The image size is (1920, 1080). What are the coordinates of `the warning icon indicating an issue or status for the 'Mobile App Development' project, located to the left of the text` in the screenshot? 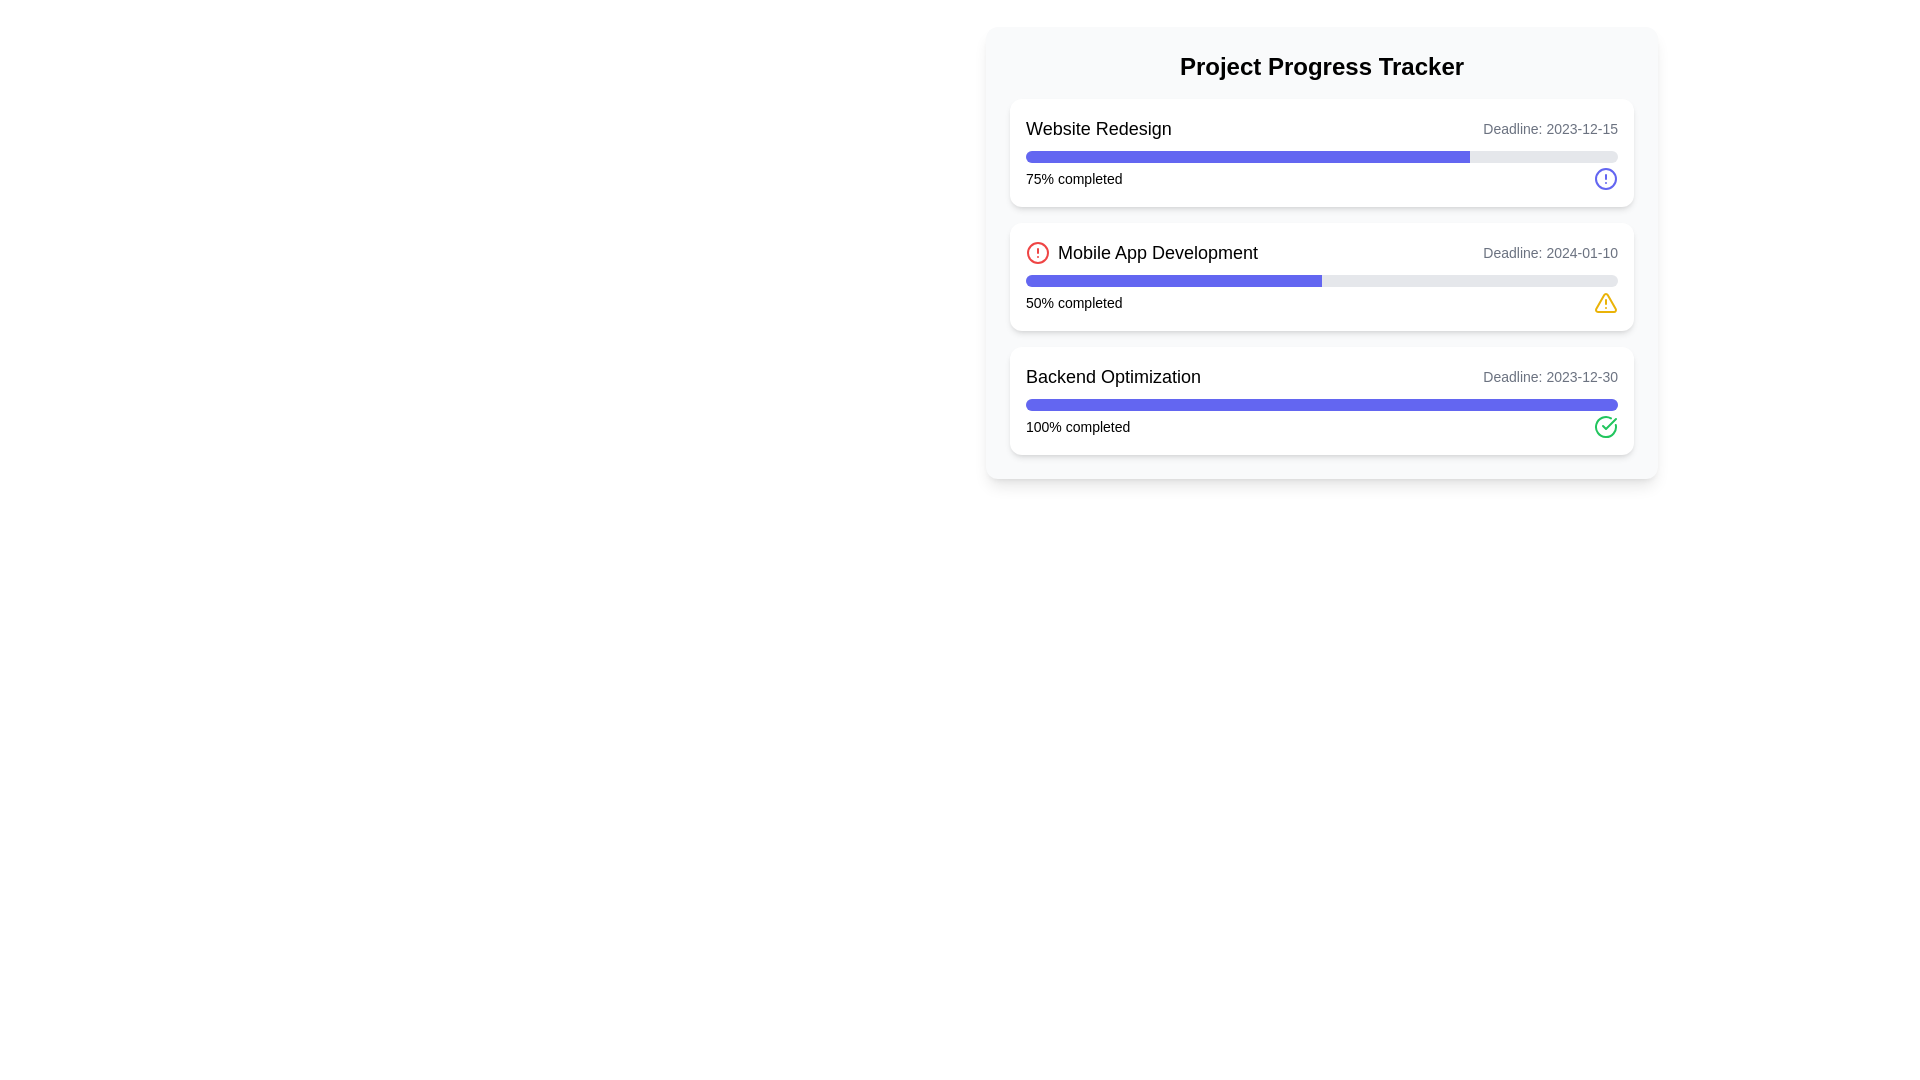 It's located at (1037, 252).